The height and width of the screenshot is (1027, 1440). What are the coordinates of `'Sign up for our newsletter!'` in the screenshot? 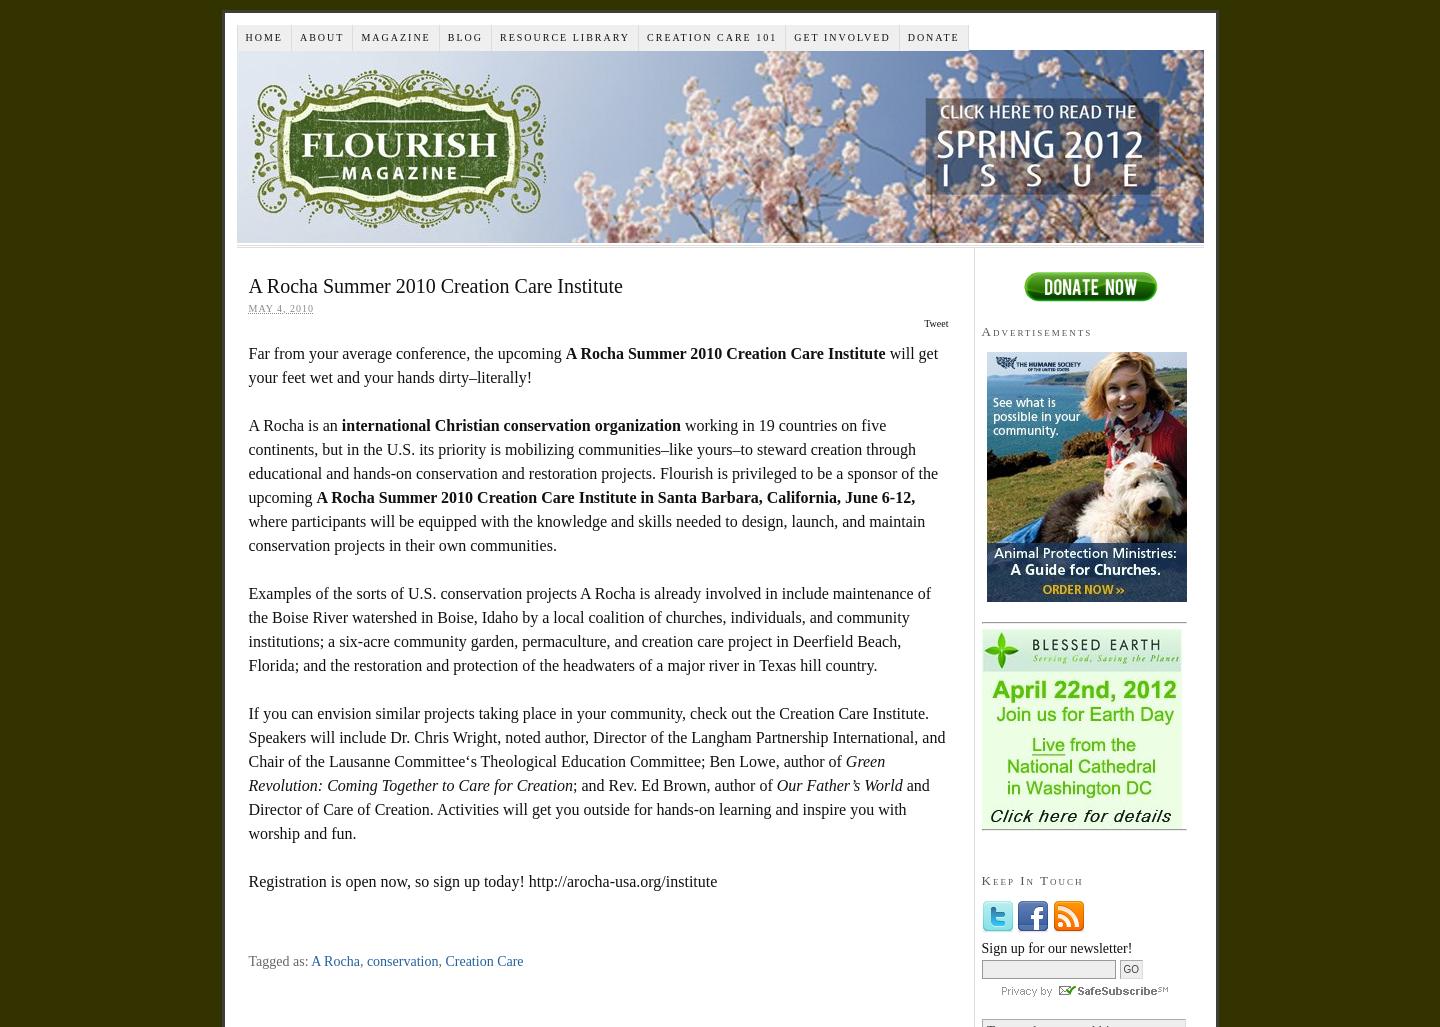 It's located at (1056, 947).